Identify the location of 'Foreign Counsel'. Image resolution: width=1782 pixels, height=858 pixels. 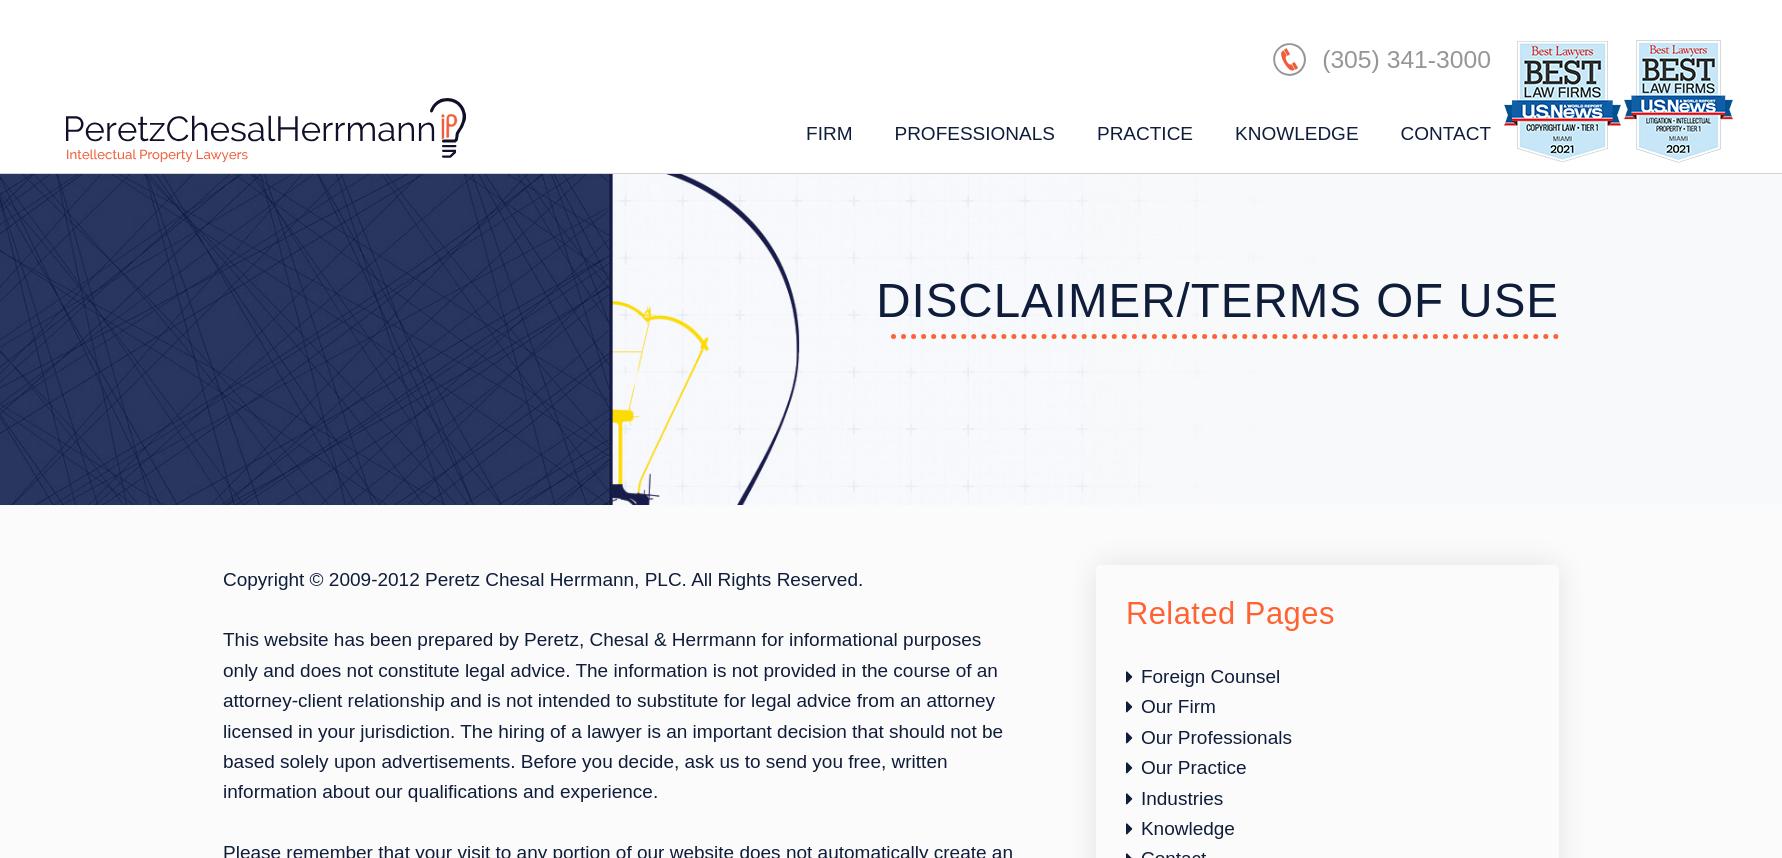
(1208, 675).